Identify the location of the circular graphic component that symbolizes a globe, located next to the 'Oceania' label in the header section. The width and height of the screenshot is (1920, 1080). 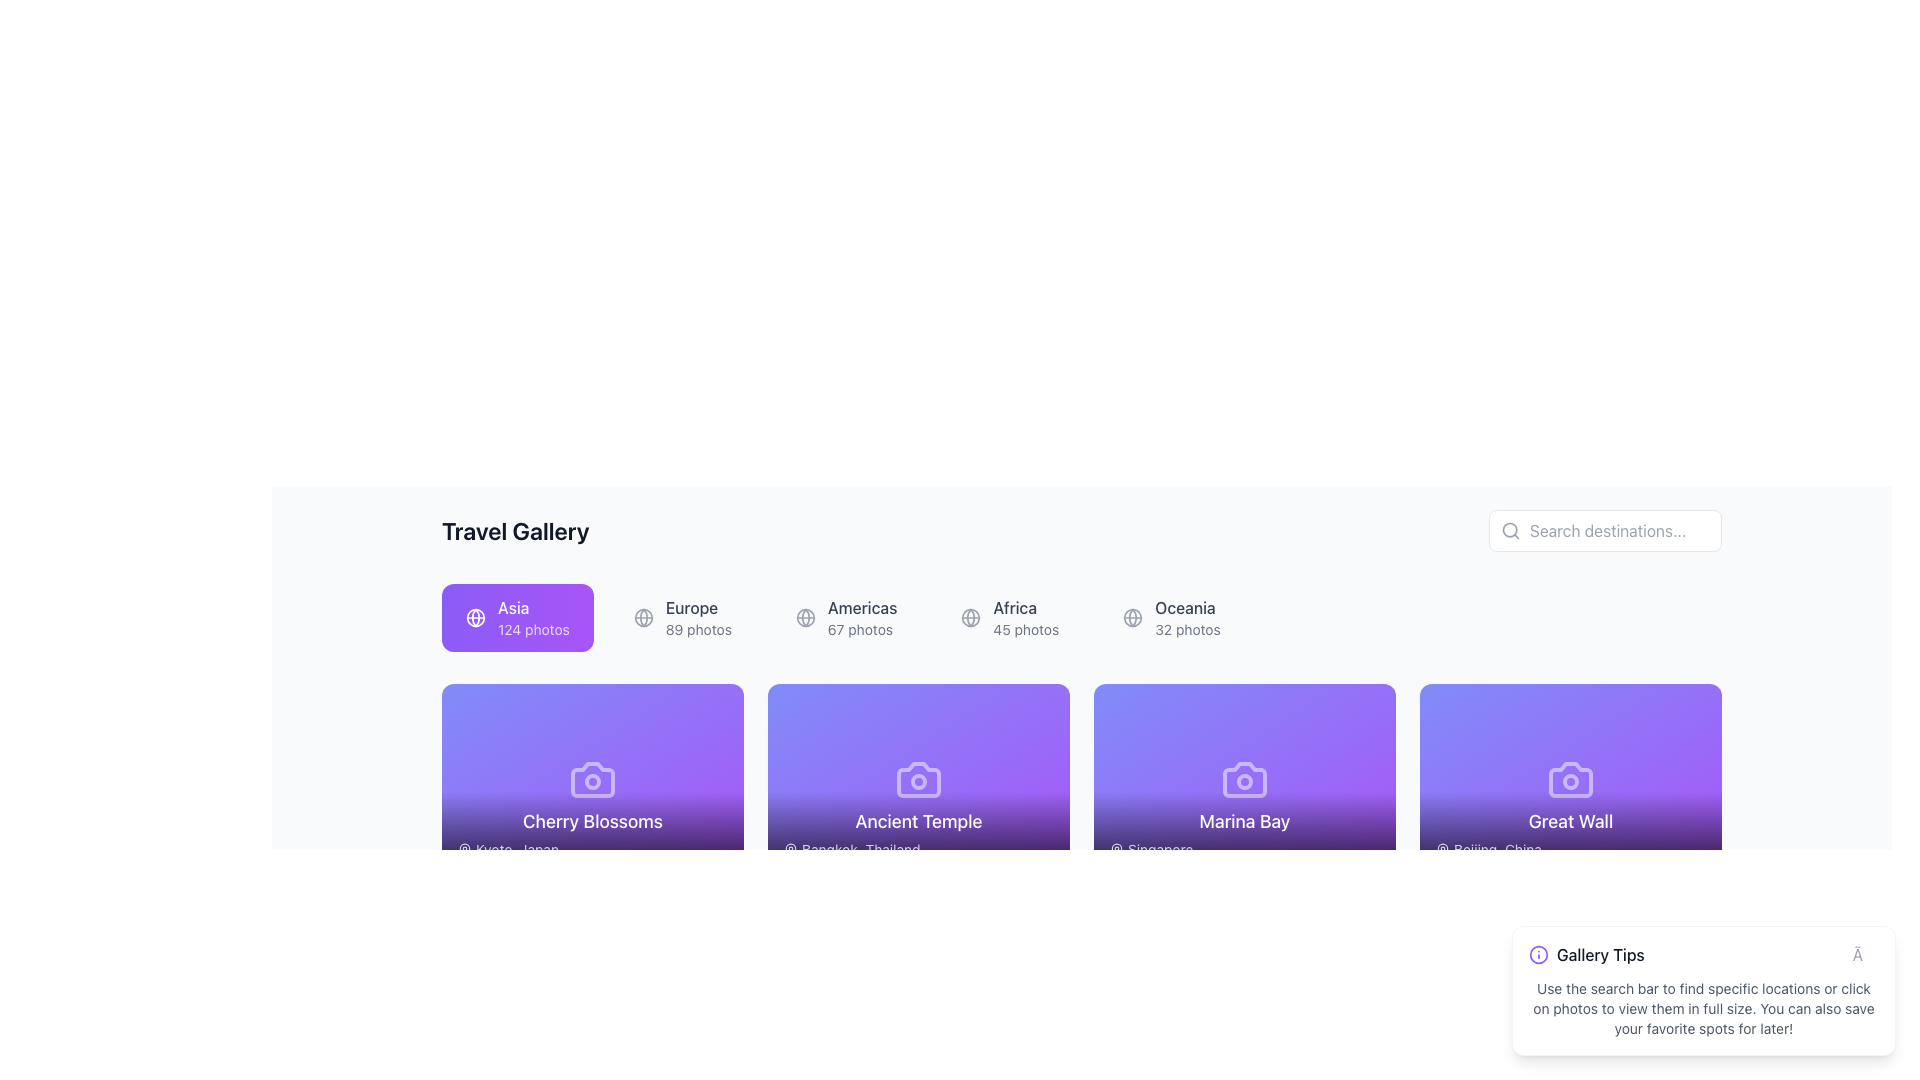
(1133, 616).